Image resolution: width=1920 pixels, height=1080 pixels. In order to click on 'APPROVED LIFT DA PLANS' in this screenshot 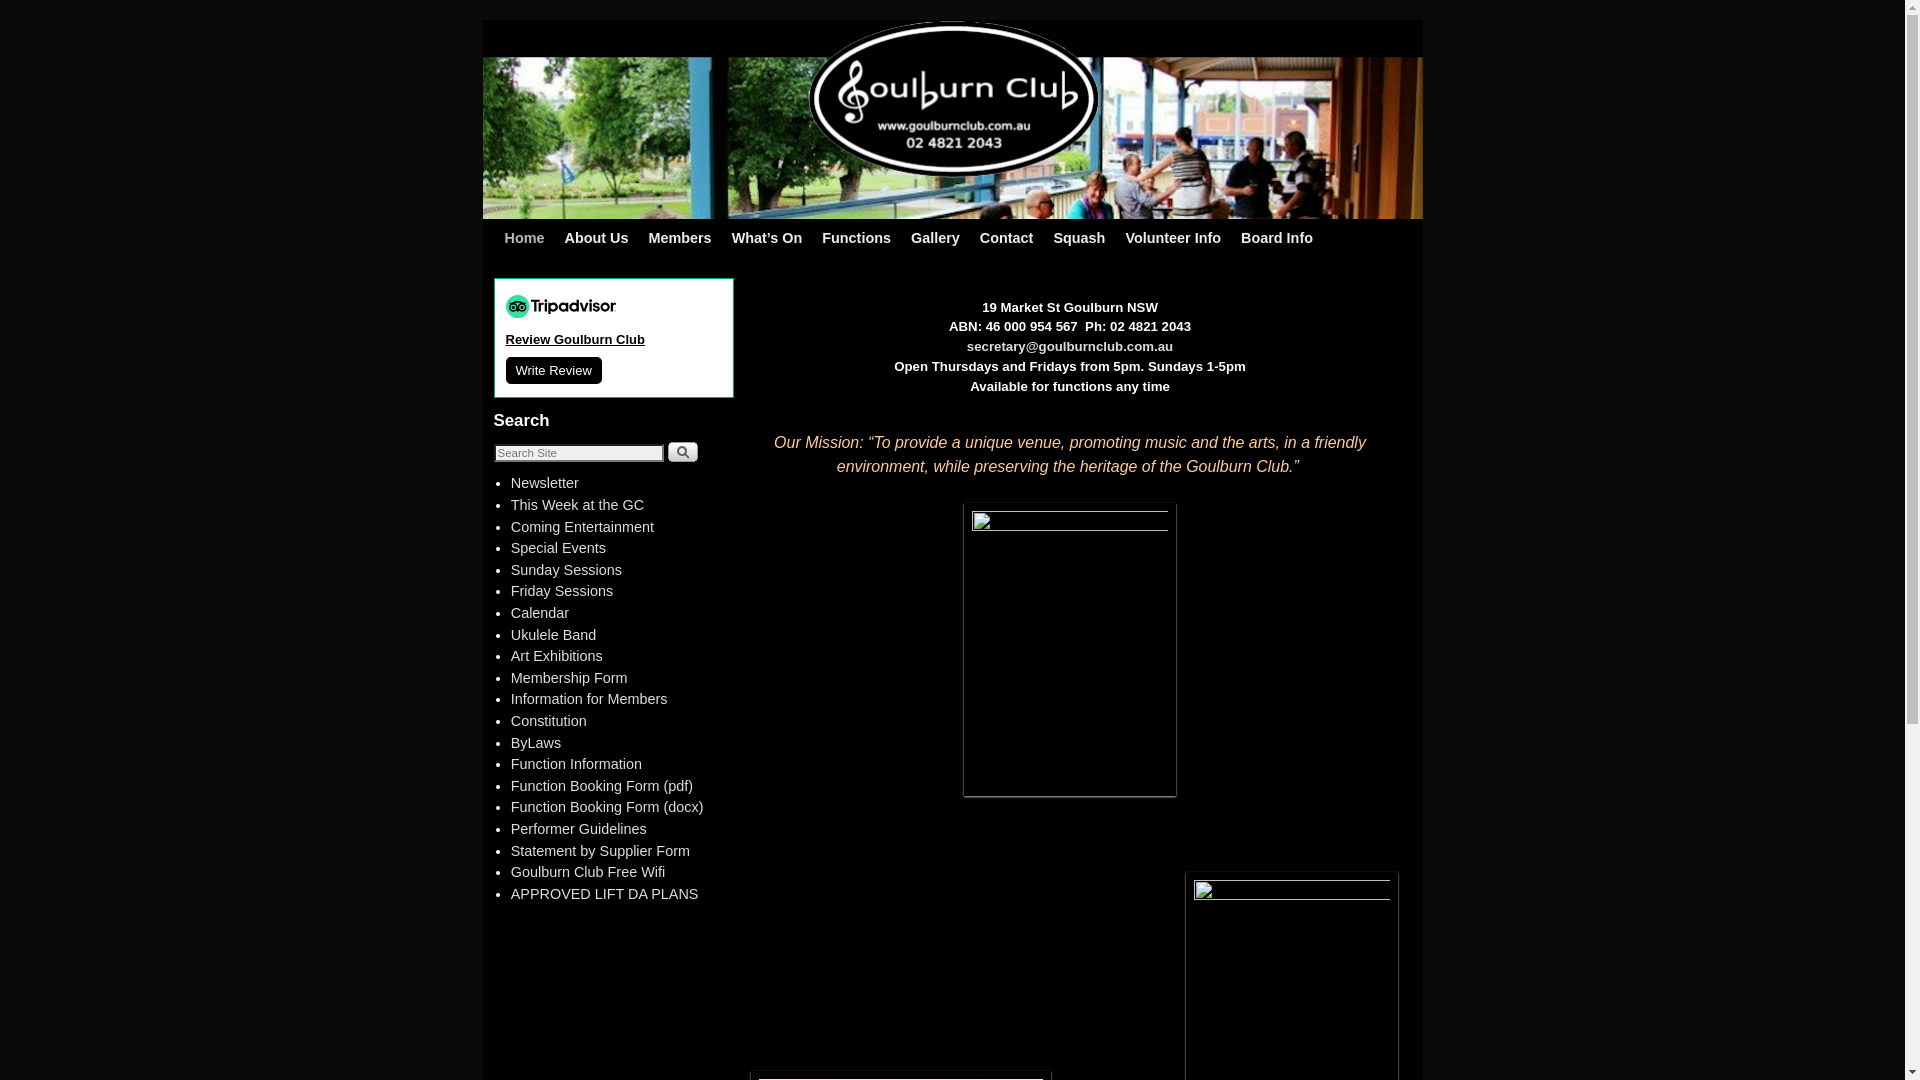, I will do `click(603, 893)`.